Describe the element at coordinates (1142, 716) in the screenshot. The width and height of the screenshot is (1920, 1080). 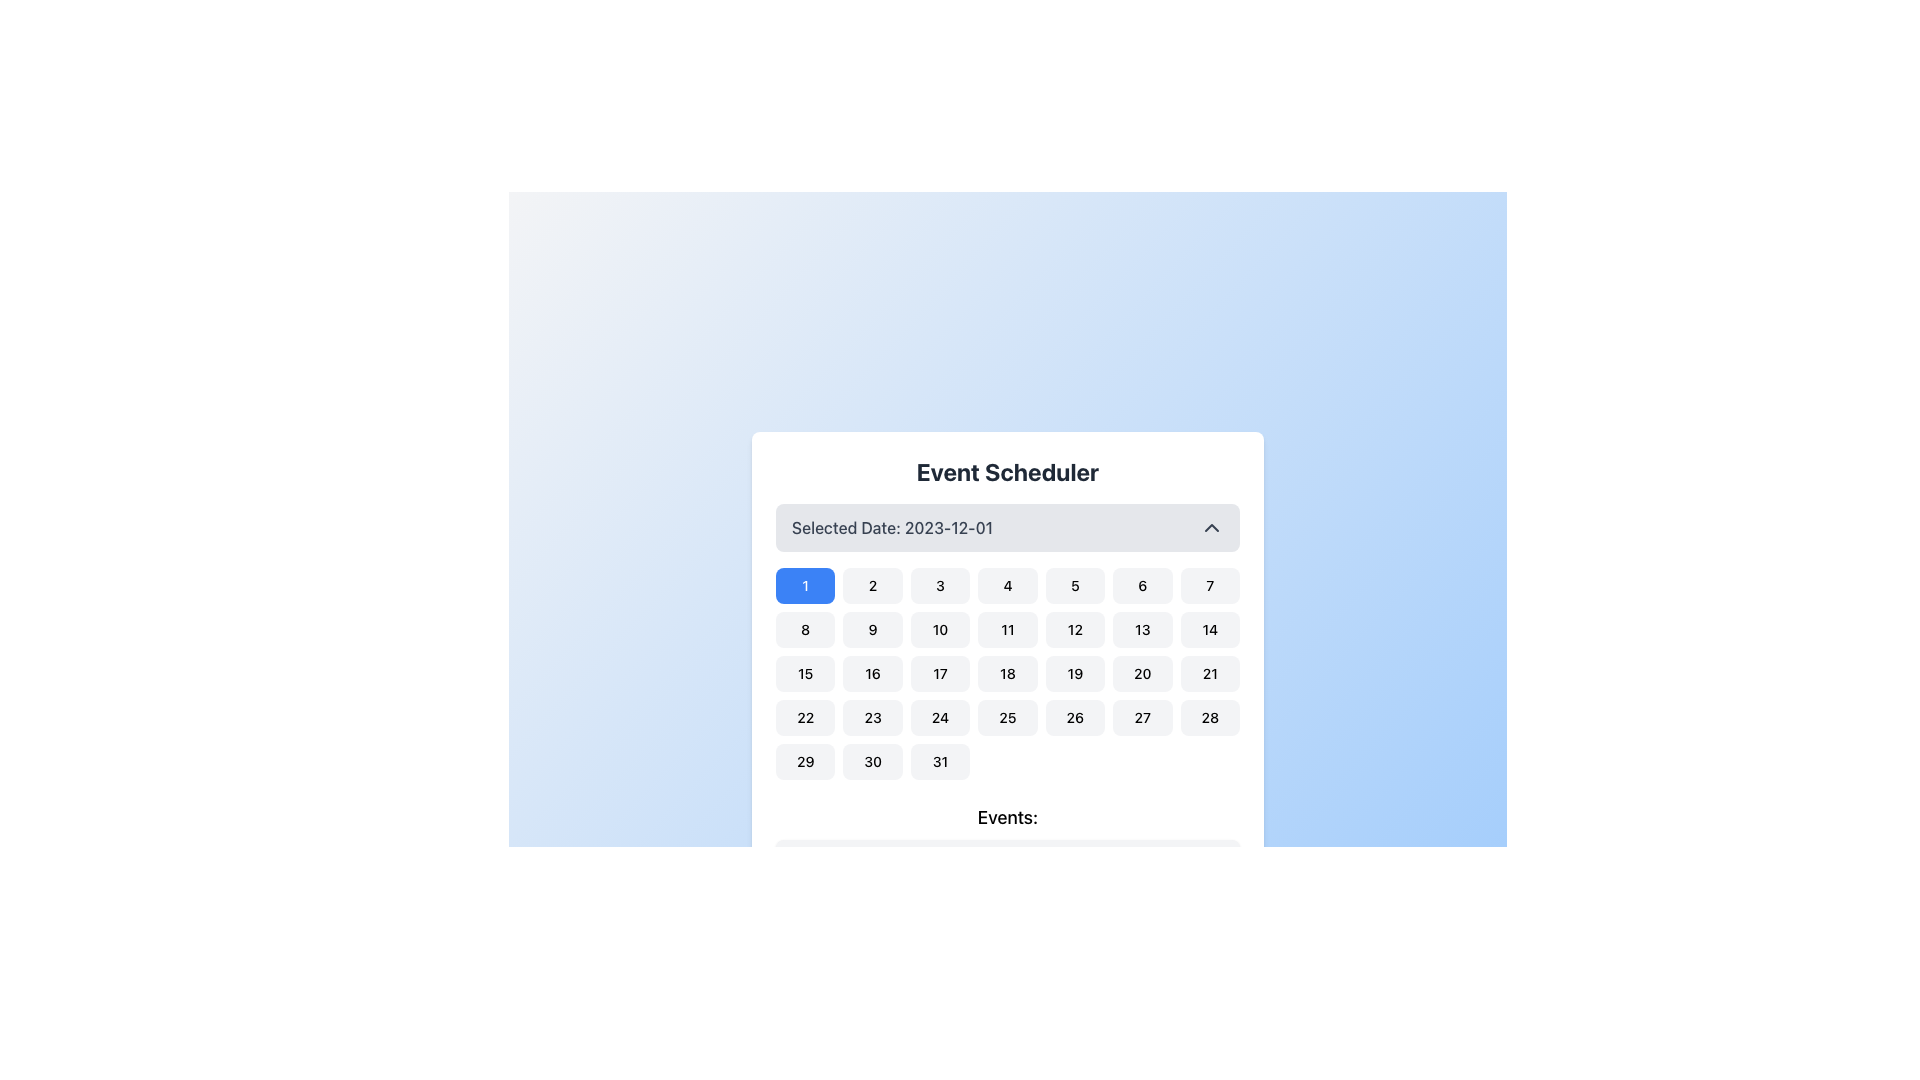
I see `the rectangular button with rounded corners labeled '27' in the last row, sixth column of the interactive calendar grid` at that location.